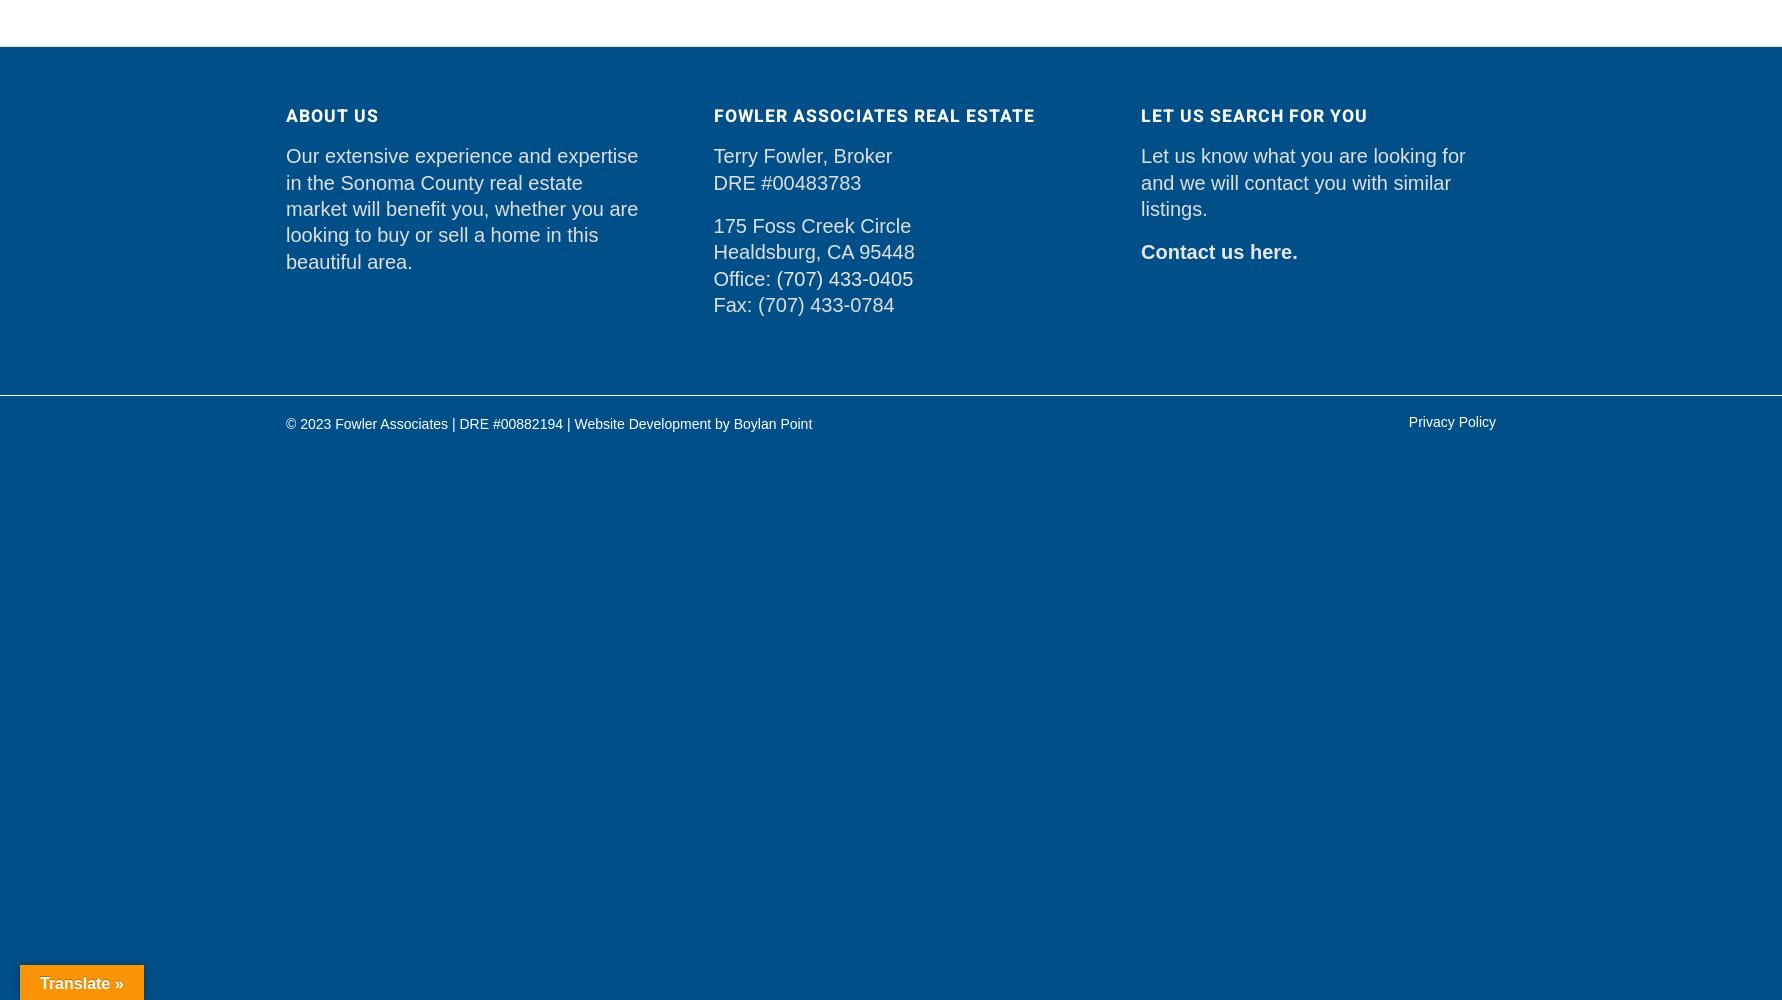 The height and width of the screenshot is (1000, 1782). What do you see at coordinates (285, 423) in the screenshot?
I see `'© 2023 Fowler Associates | DRE #00882194 |'` at bounding box center [285, 423].